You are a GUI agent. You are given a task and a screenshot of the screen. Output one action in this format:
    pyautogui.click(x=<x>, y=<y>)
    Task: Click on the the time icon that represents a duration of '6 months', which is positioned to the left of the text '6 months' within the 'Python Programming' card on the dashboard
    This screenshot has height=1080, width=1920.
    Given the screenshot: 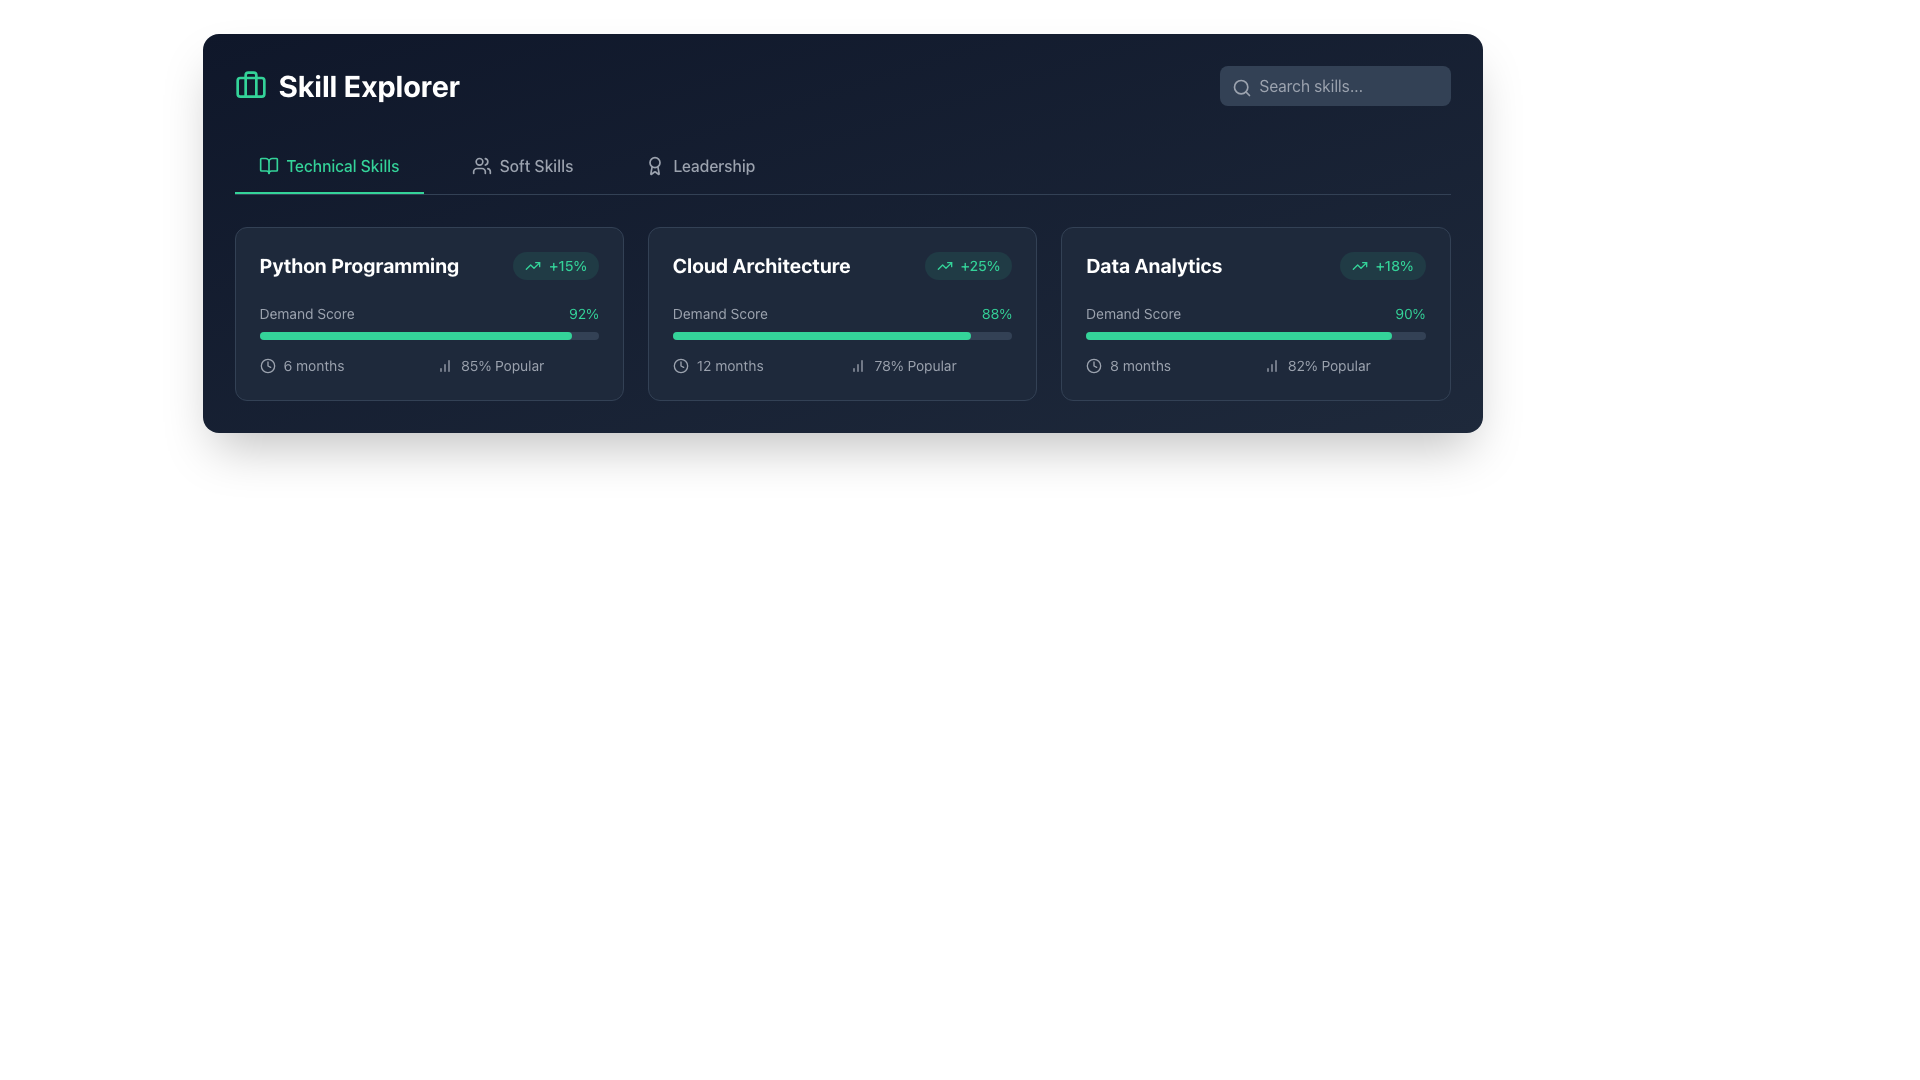 What is the action you would take?
    pyautogui.click(x=266, y=366)
    